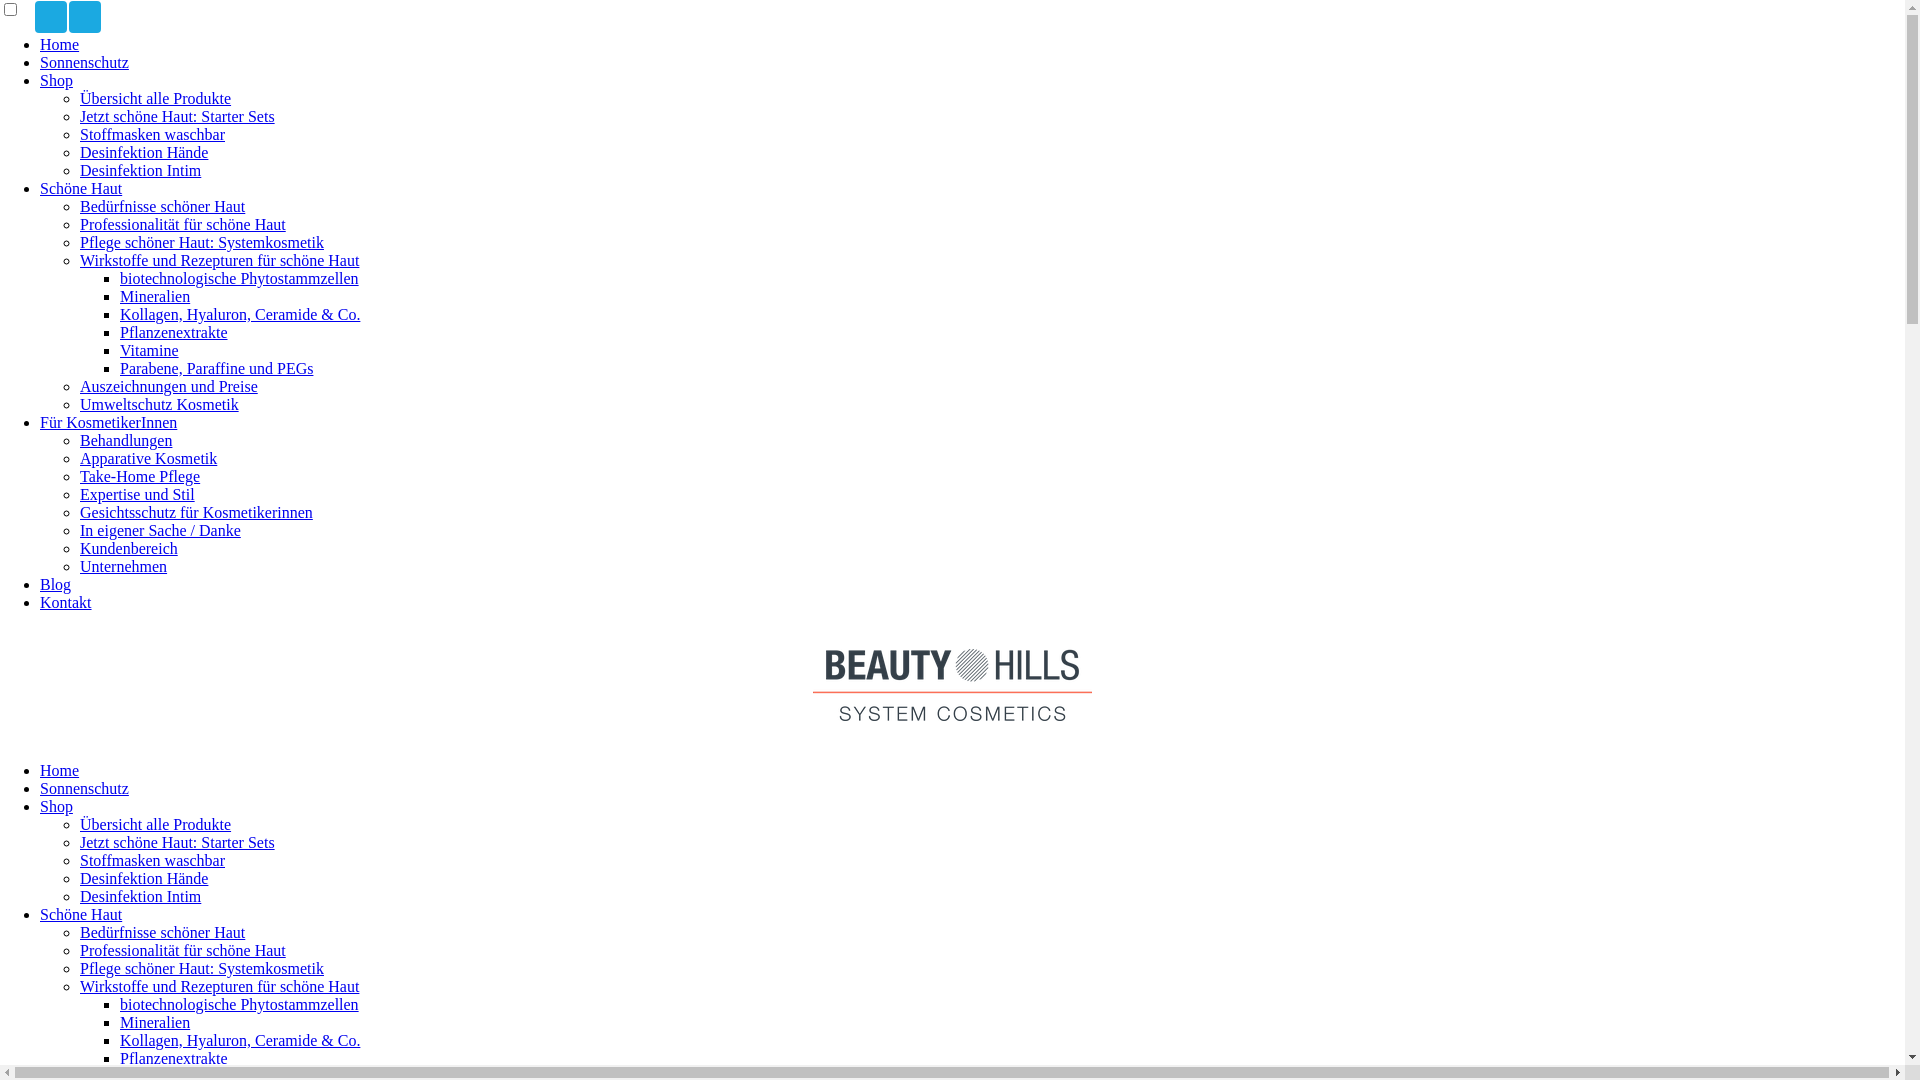  What do you see at coordinates (158, 404) in the screenshot?
I see `'Umweltschutz Kosmetik'` at bounding box center [158, 404].